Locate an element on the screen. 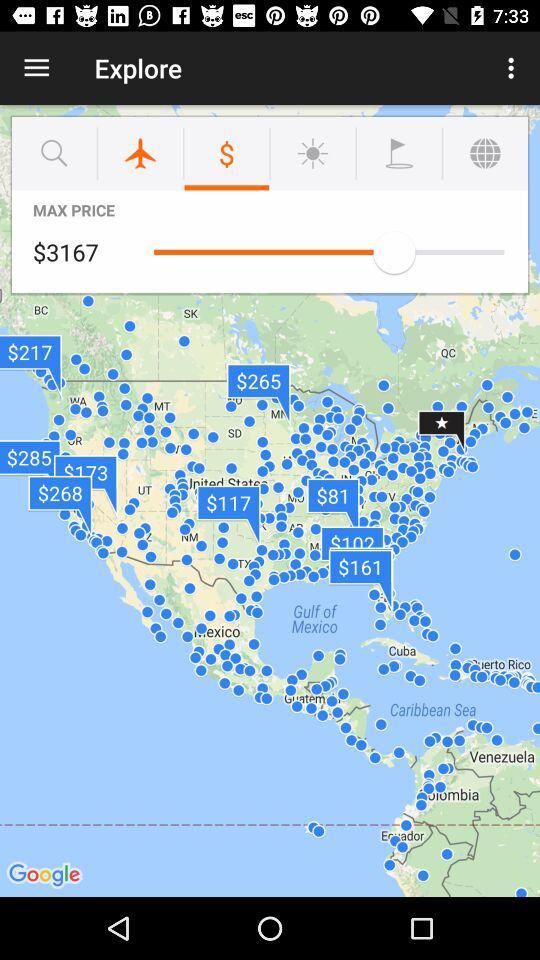  icon to the right of explore is located at coordinates (513, 68).